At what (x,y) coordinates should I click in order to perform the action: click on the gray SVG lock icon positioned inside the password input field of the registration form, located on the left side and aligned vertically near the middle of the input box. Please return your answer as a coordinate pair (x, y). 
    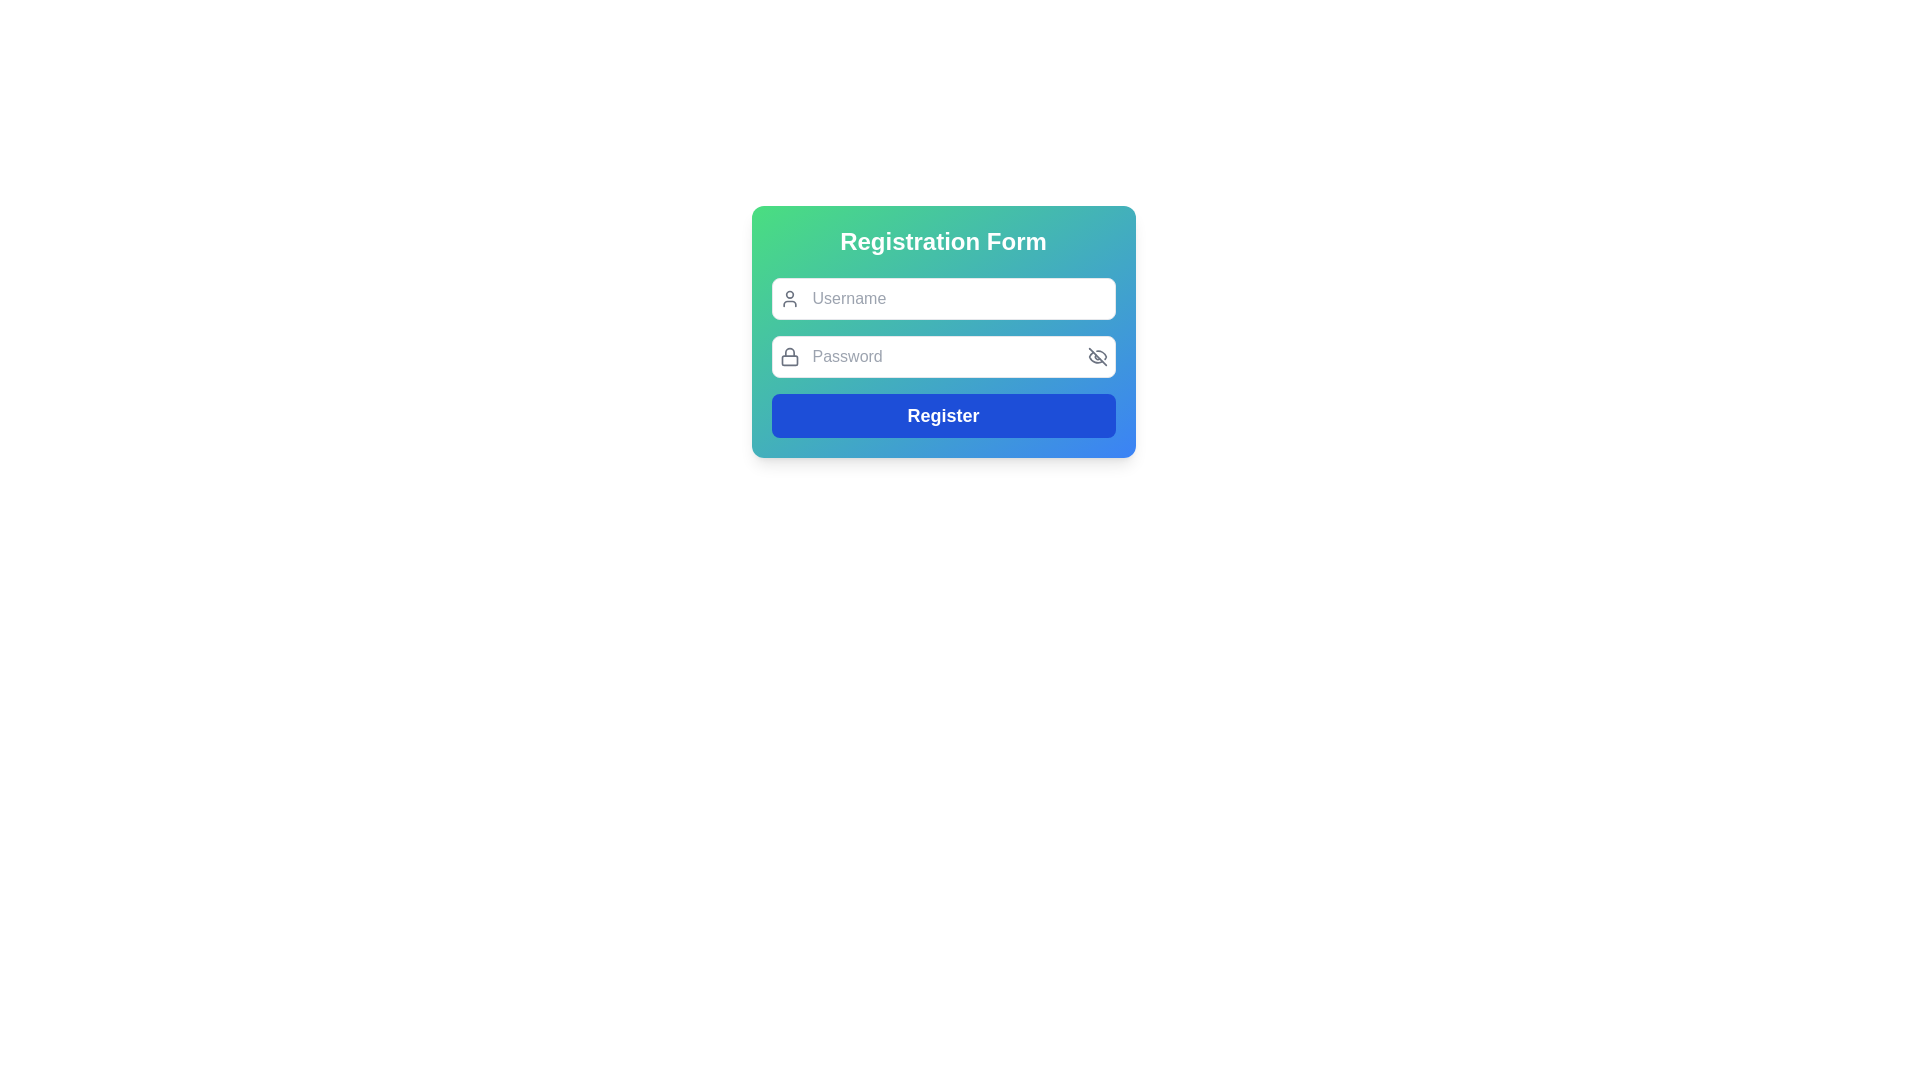
    Looking at the image, I should click on (788, 356).